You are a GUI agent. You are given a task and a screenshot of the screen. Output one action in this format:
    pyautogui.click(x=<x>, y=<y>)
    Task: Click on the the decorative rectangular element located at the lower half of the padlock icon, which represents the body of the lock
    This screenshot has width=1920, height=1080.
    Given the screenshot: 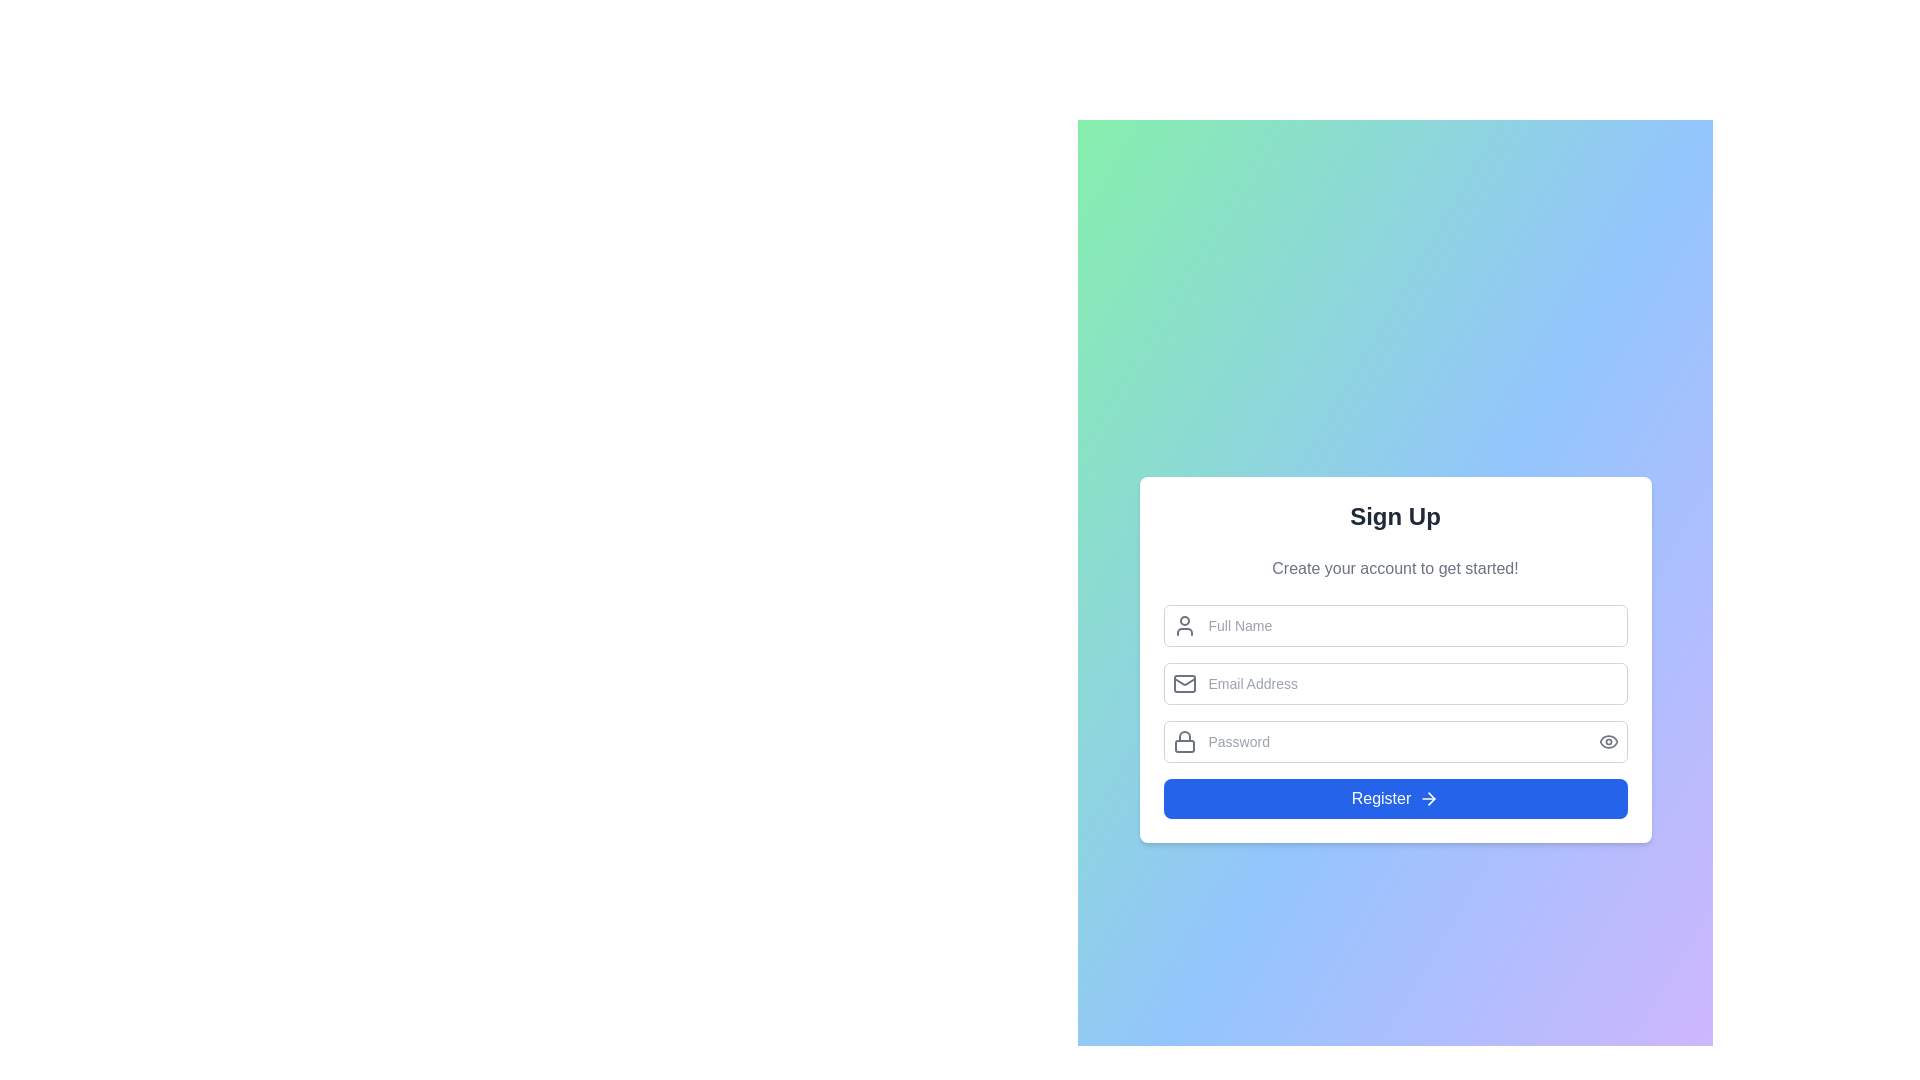 What is the action you would take?
    pyautogui.click(x=1184, y=746)
    